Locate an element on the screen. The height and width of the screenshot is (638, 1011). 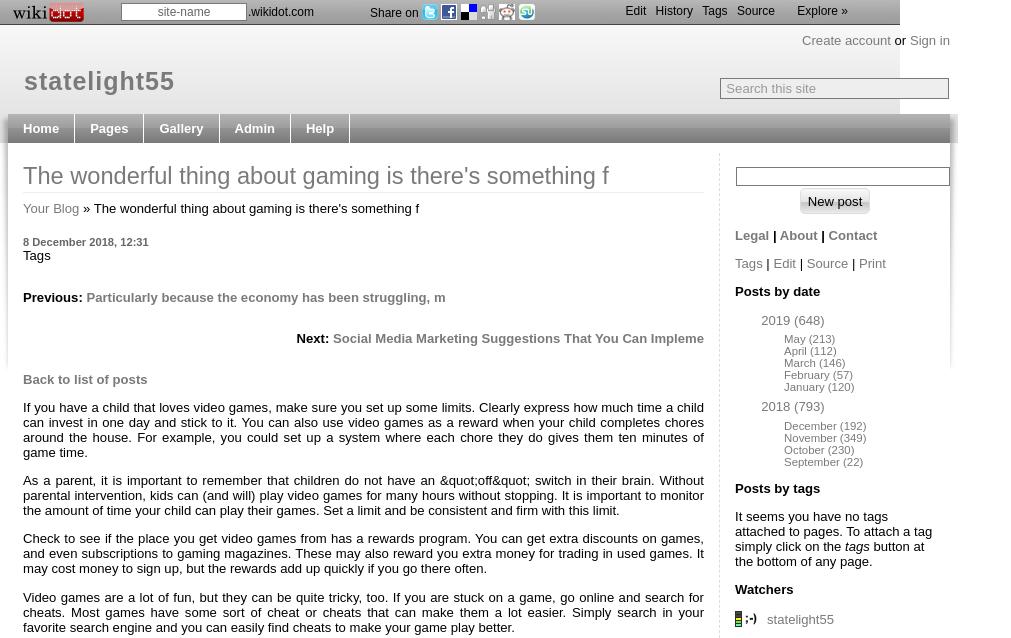
'Previous:' is located at coordinates (53, 295).